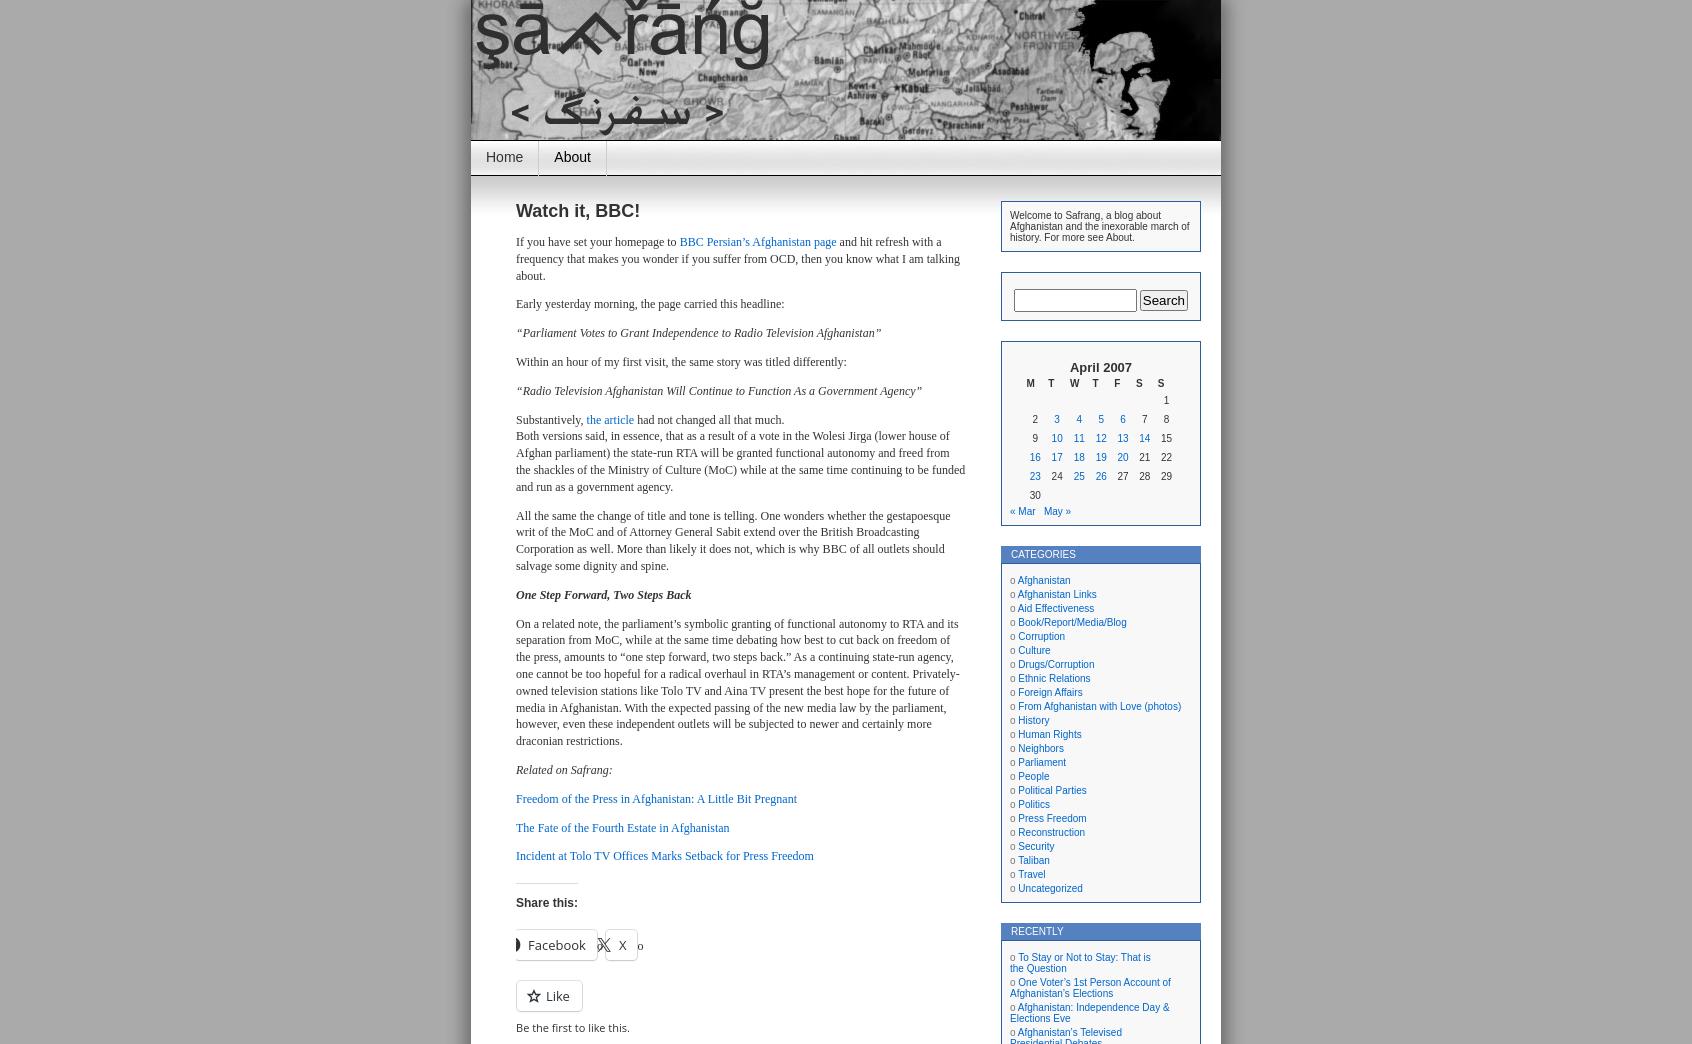 The width and height of the screenshot is (1692, 1044). What do you see at coordinates (1078, 476) in the screenshot?
I see `'25'` at bounding box center [1078, 476].